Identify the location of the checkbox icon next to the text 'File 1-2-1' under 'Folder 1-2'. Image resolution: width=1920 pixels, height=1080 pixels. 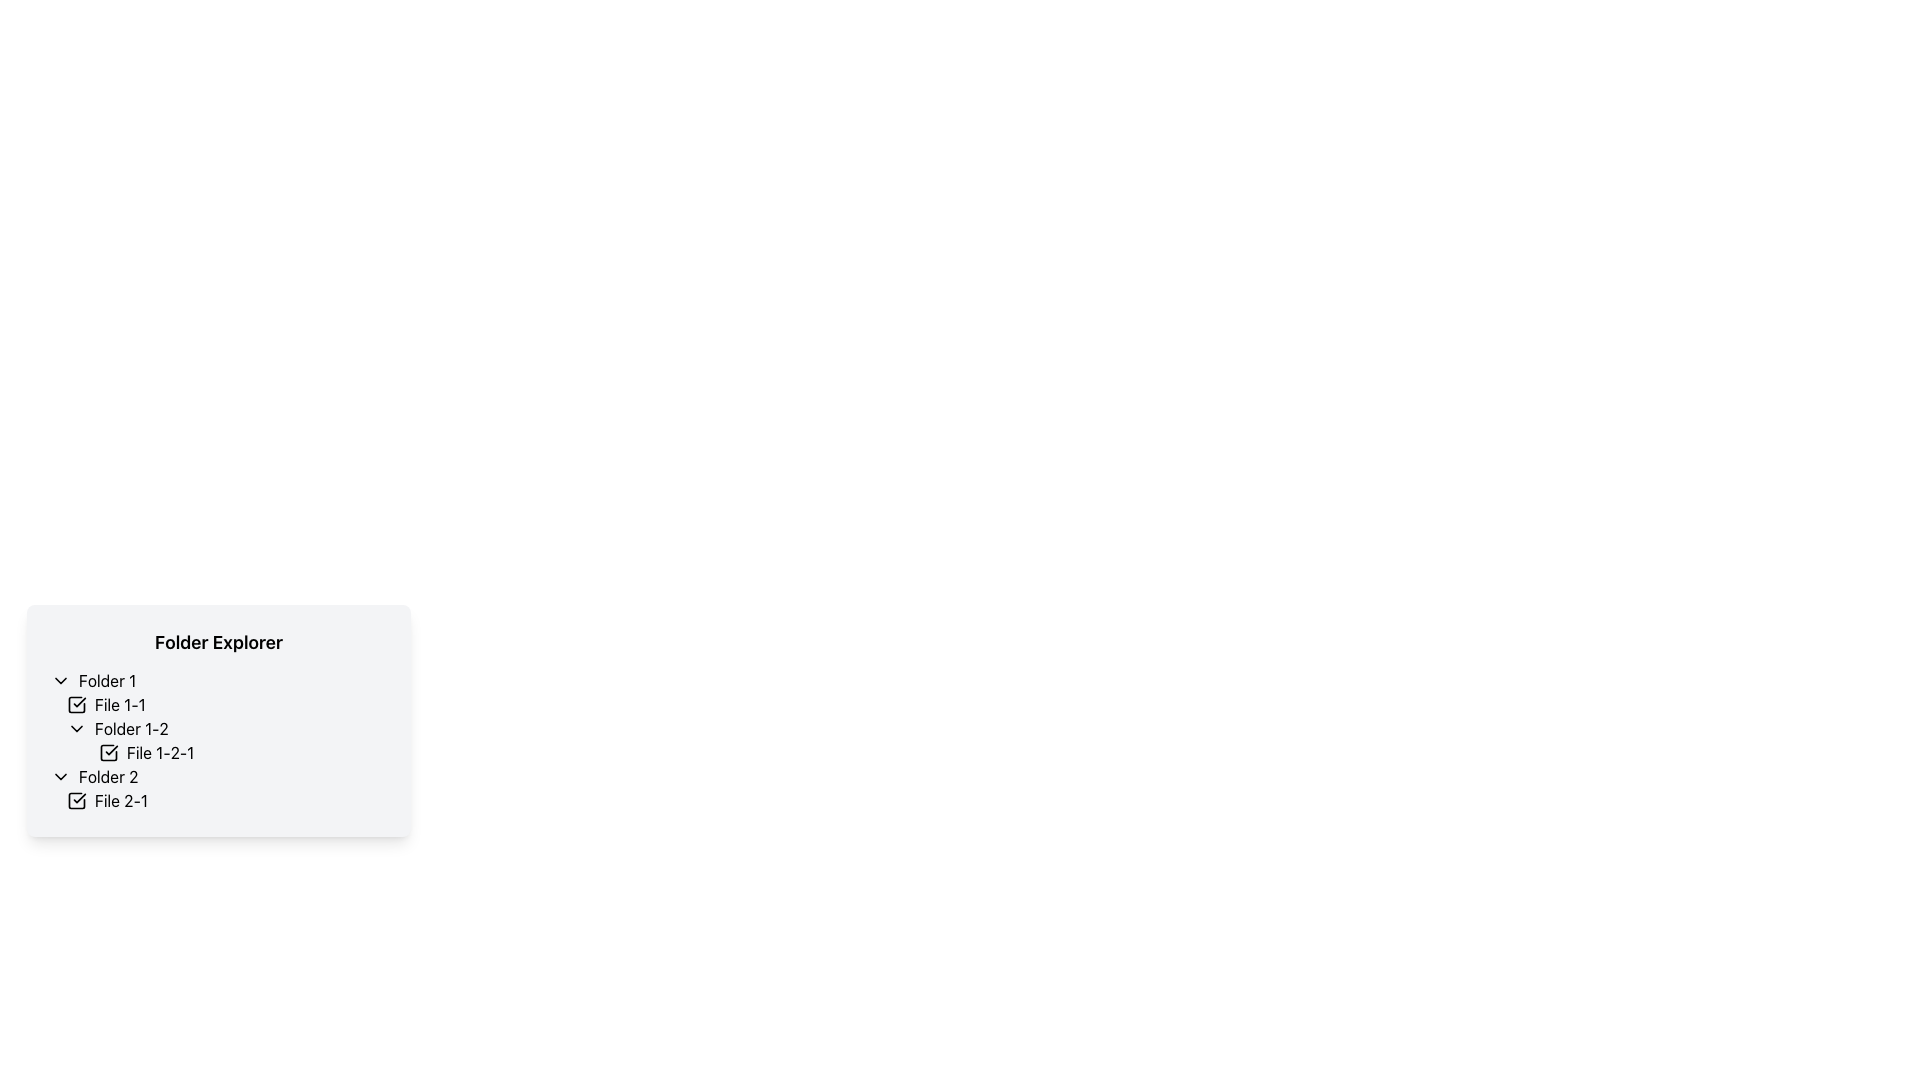
(108, 752).